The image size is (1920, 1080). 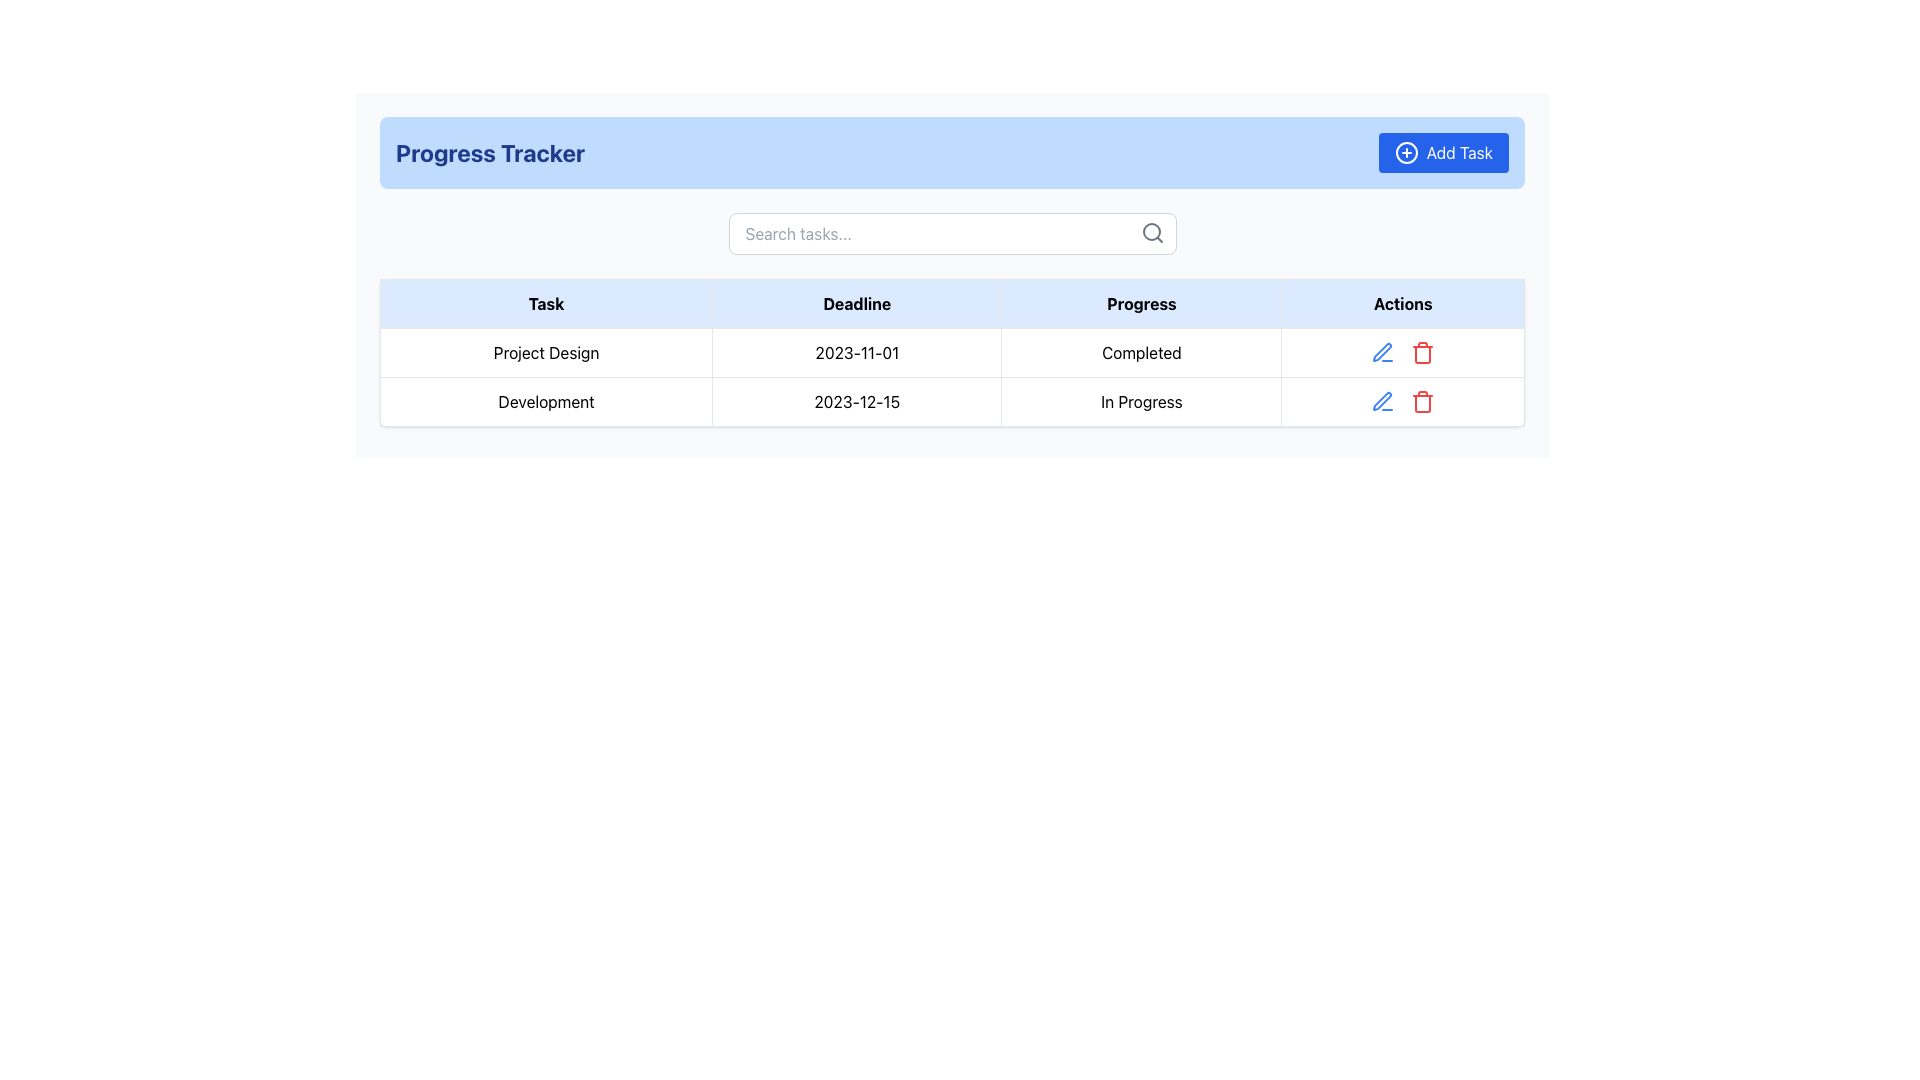 I want to click on displayed deadline date for the 'Development' task in the 'Progress Tracker' table, located in the second row under the 'Deadline' column, so click(x=857, y=401).